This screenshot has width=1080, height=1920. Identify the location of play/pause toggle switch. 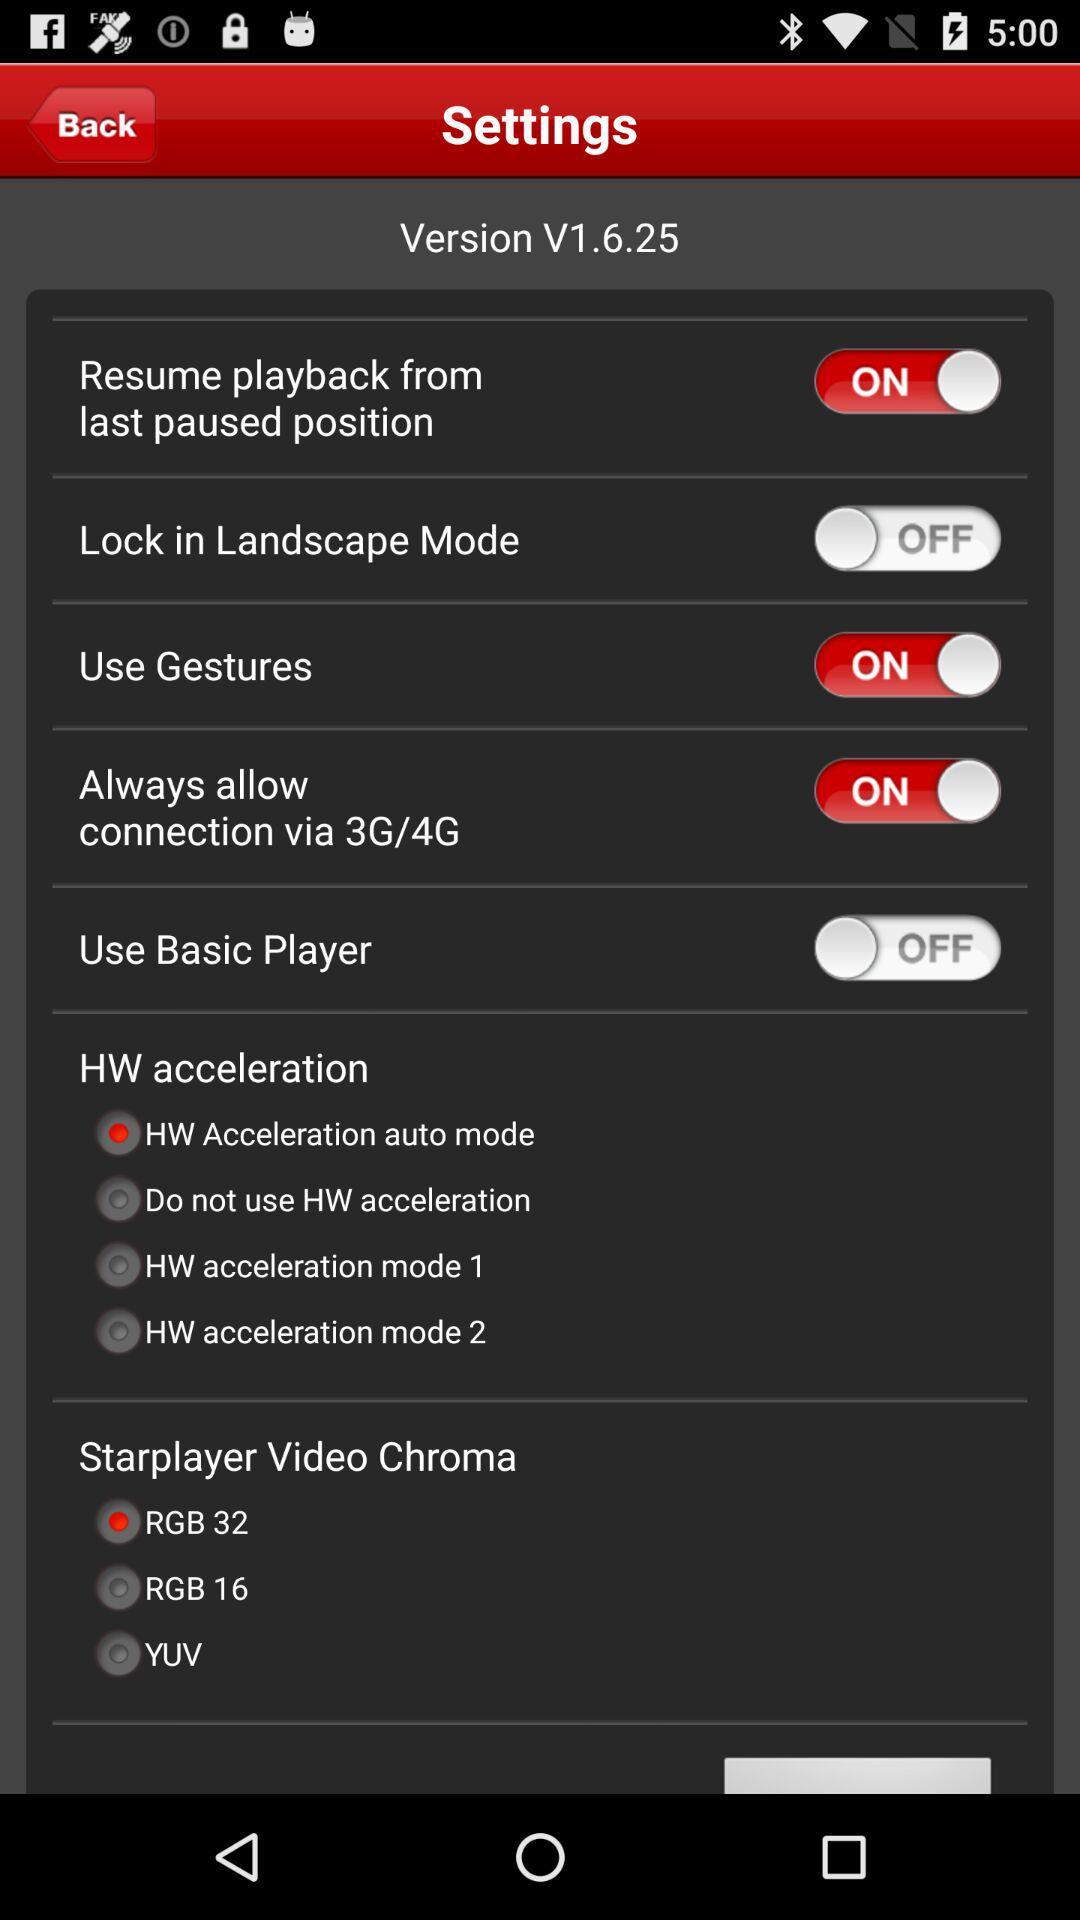
(907, 381).